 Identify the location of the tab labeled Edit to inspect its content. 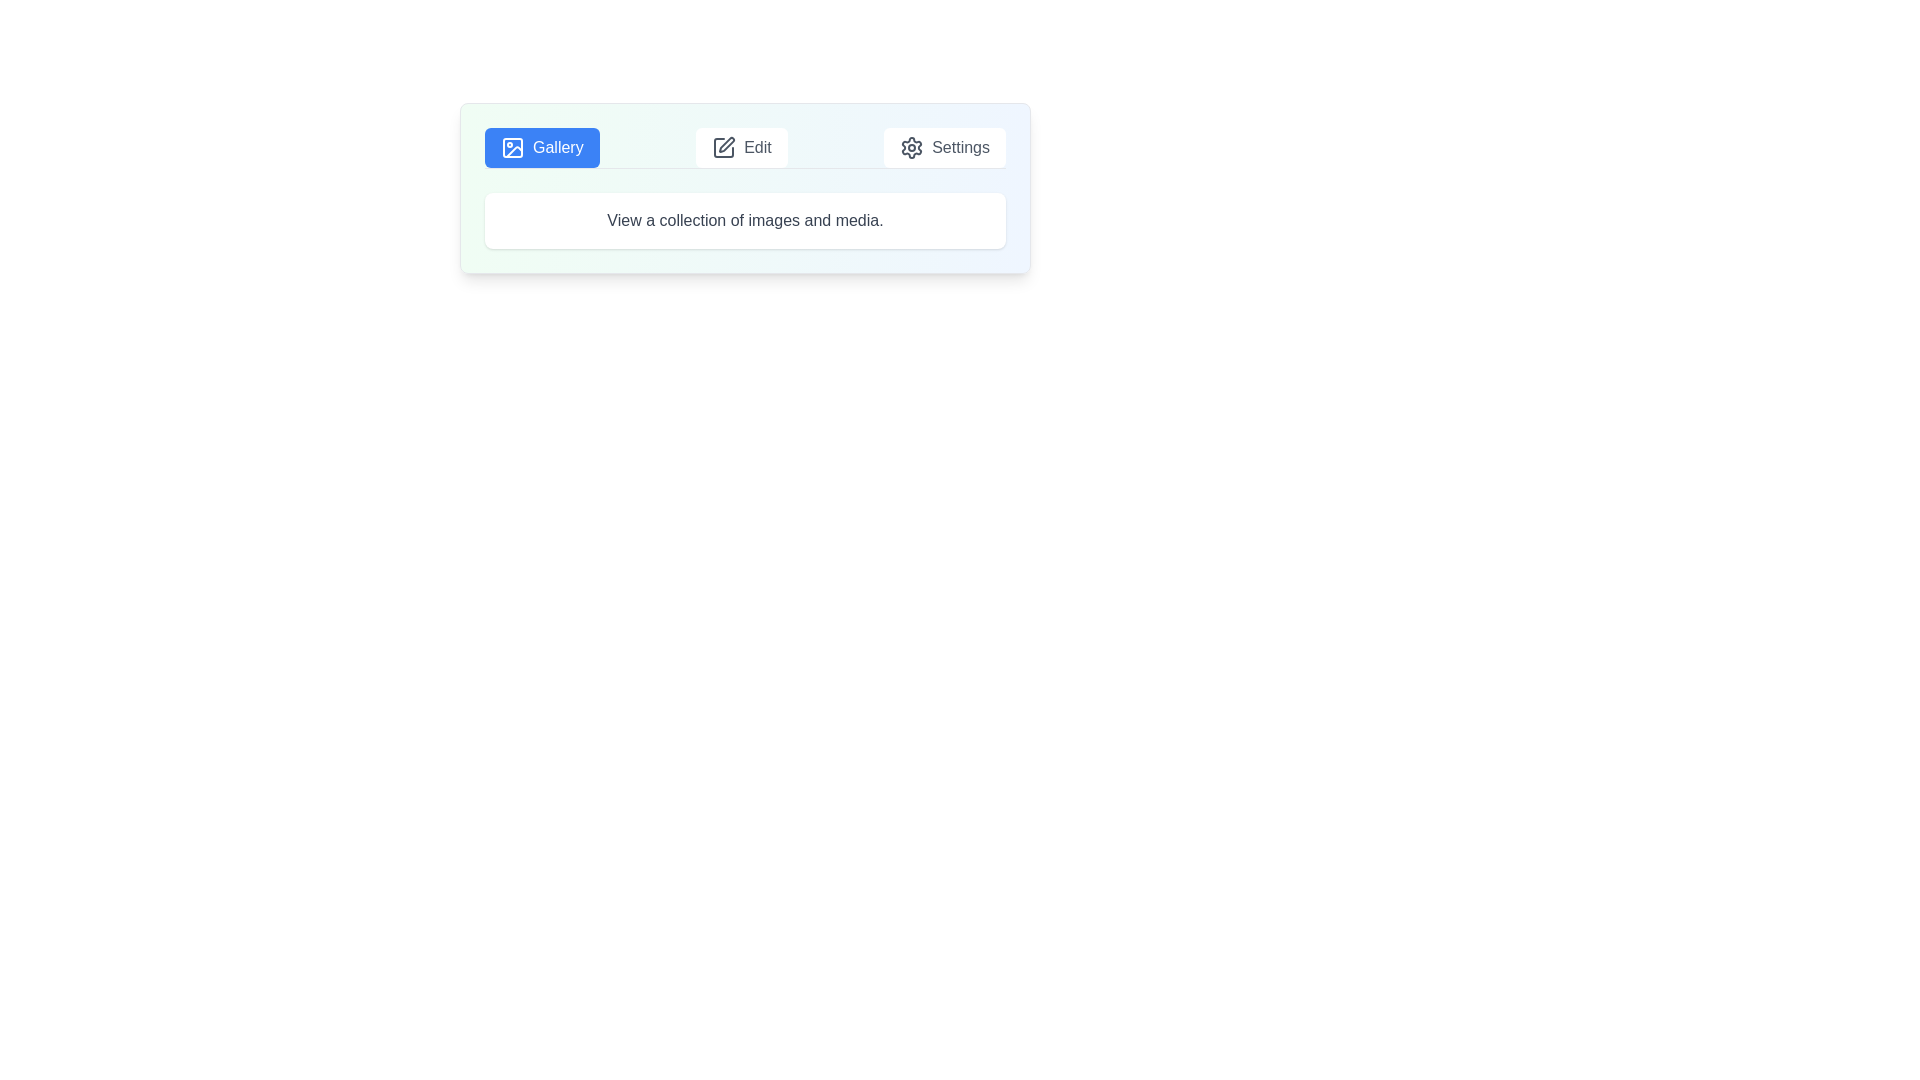
(741, 146).